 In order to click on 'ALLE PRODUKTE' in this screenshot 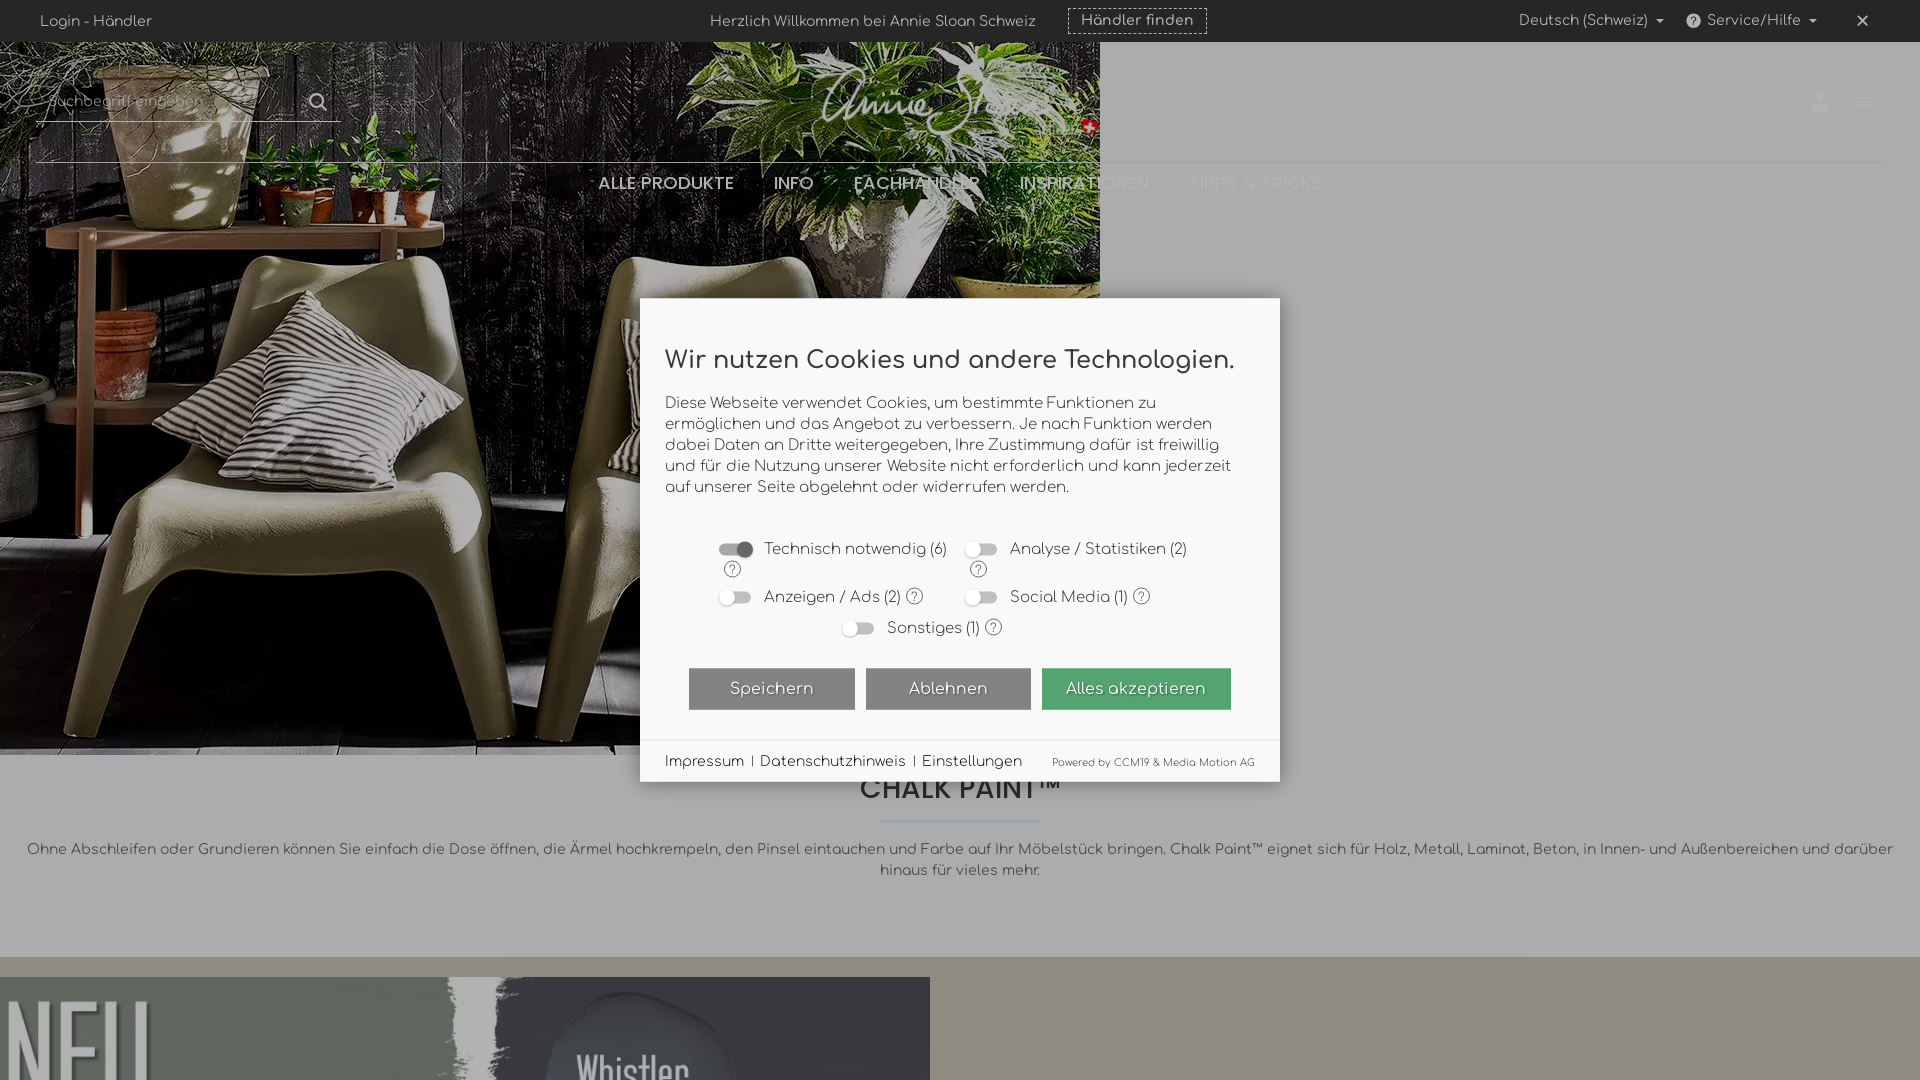, I will do `click(576, 182)`.